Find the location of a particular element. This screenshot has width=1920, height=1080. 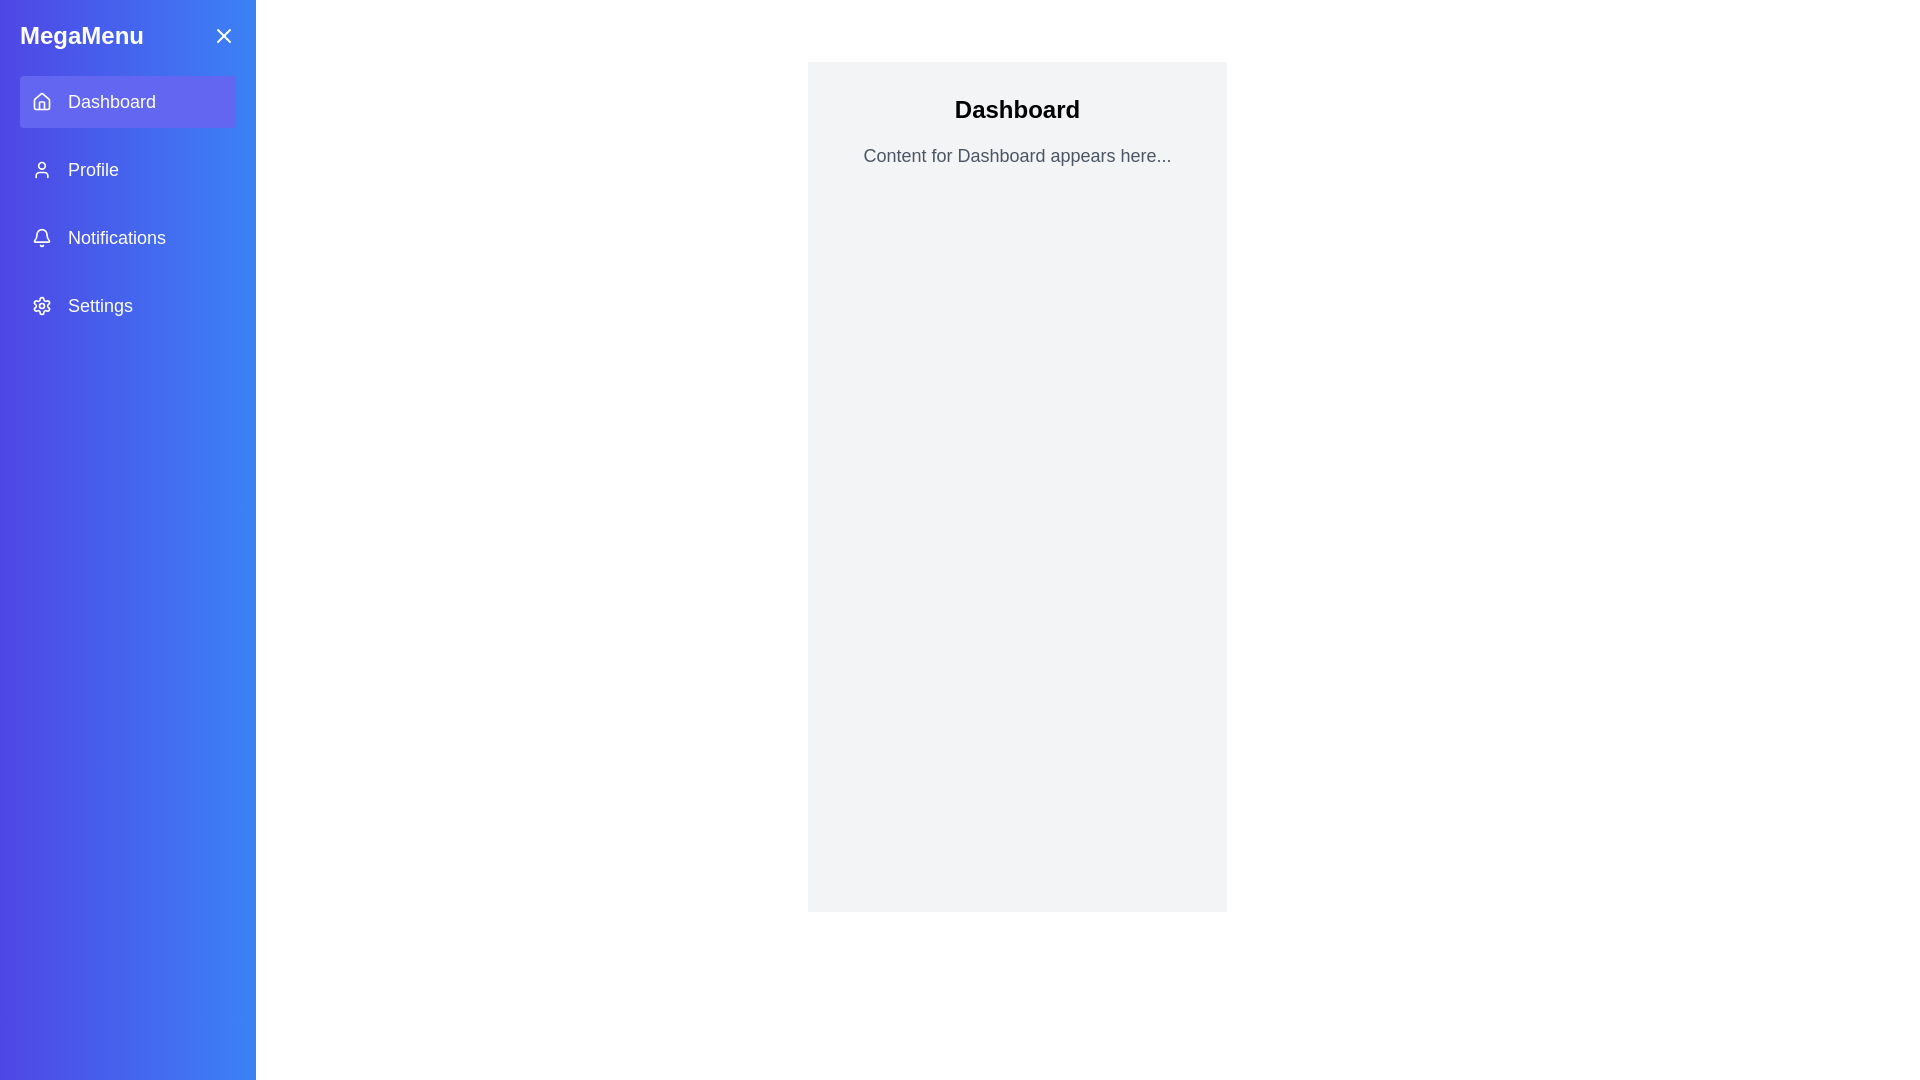

the text element located below 'Dashboard' in the middle-right part of the layout, which serves as a placeholder for content display is located at coordinates (1017, 154).